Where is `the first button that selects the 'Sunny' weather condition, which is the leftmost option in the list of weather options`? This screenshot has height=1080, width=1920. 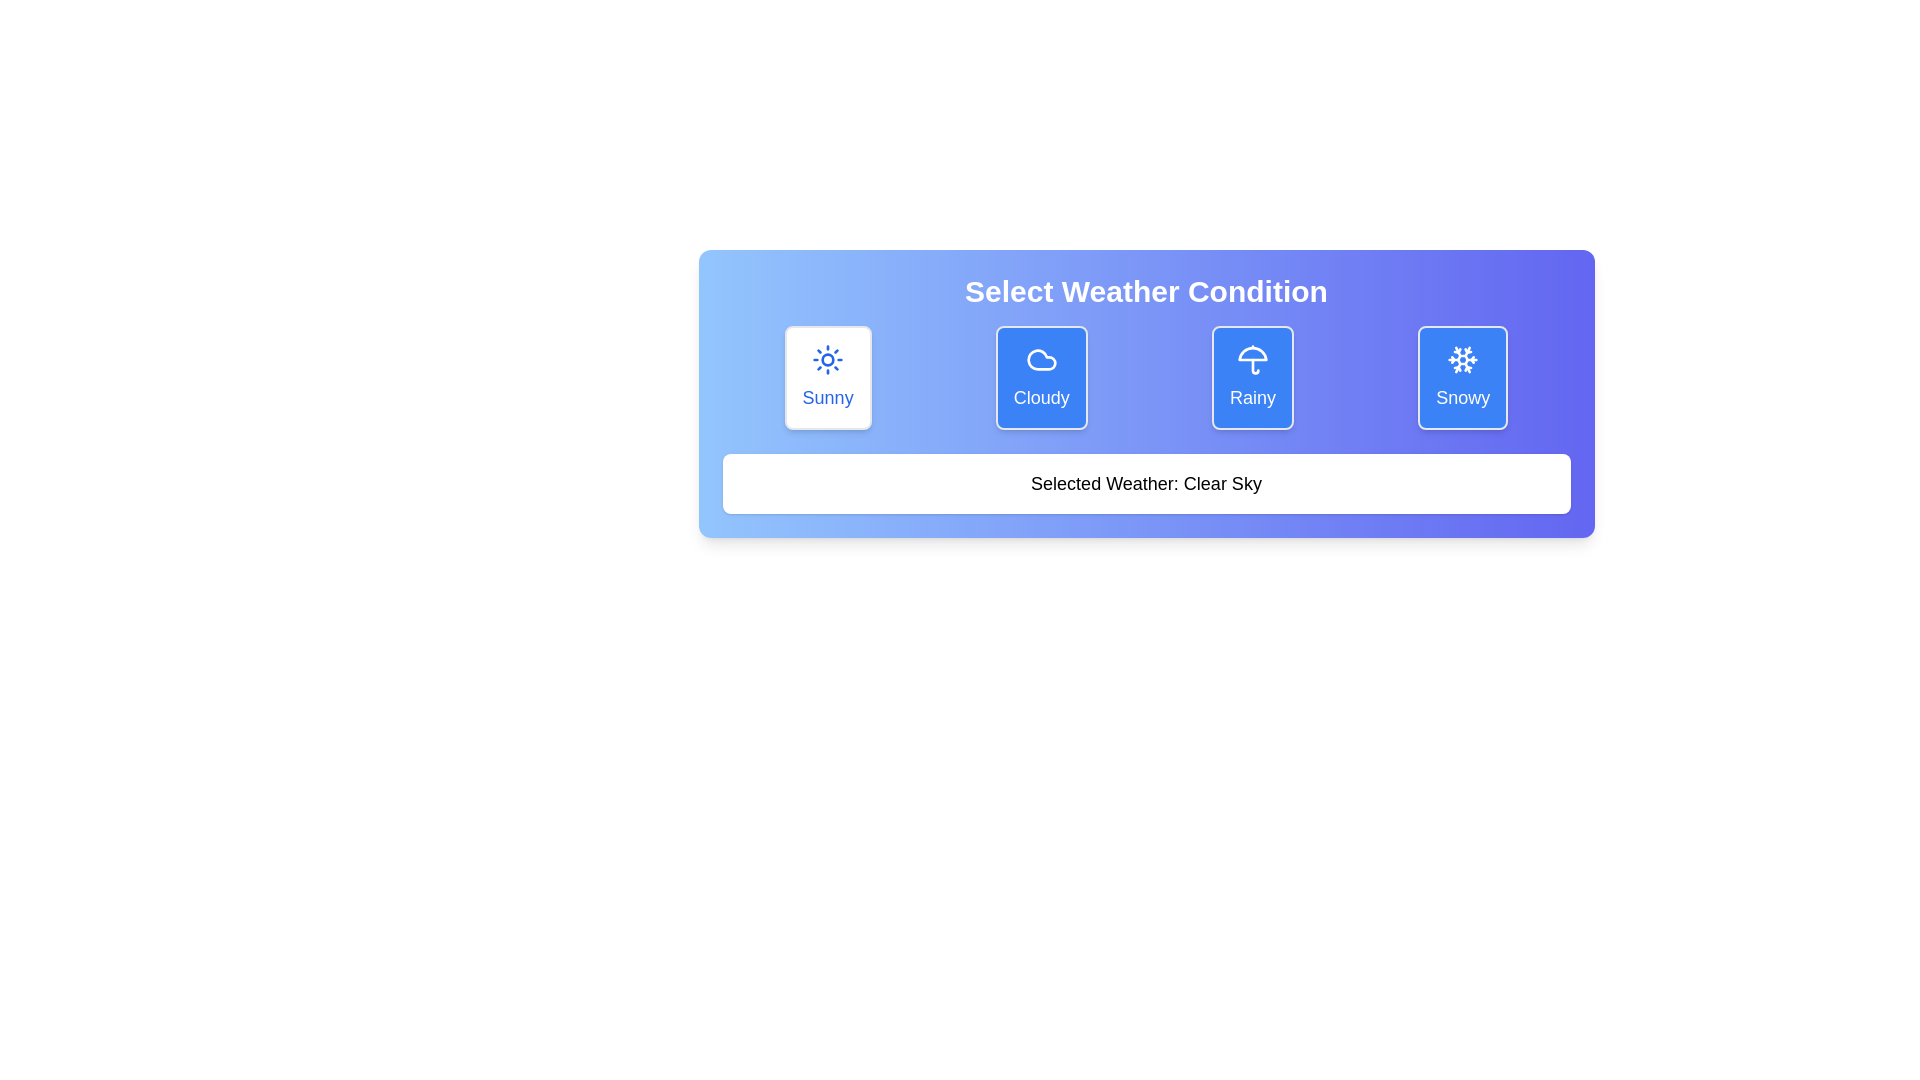
the first button that selects the 'Sunny' weather condition, which is the leftmost option in the list of weather options is located at coordinates (828, 378).